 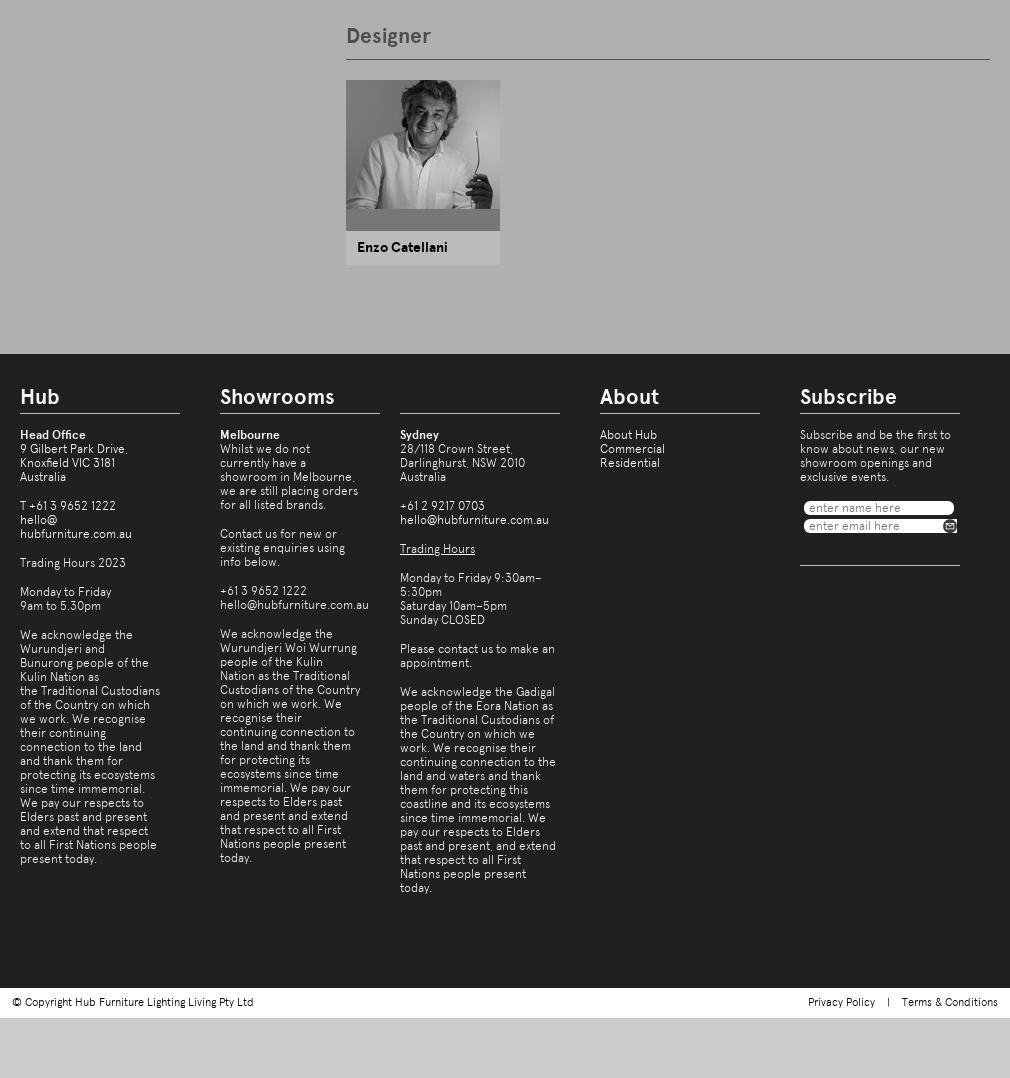 What do you see at coordinates (37, 520) in the screenshot?
I see `'hello@'` at bounding box center [37, 520].